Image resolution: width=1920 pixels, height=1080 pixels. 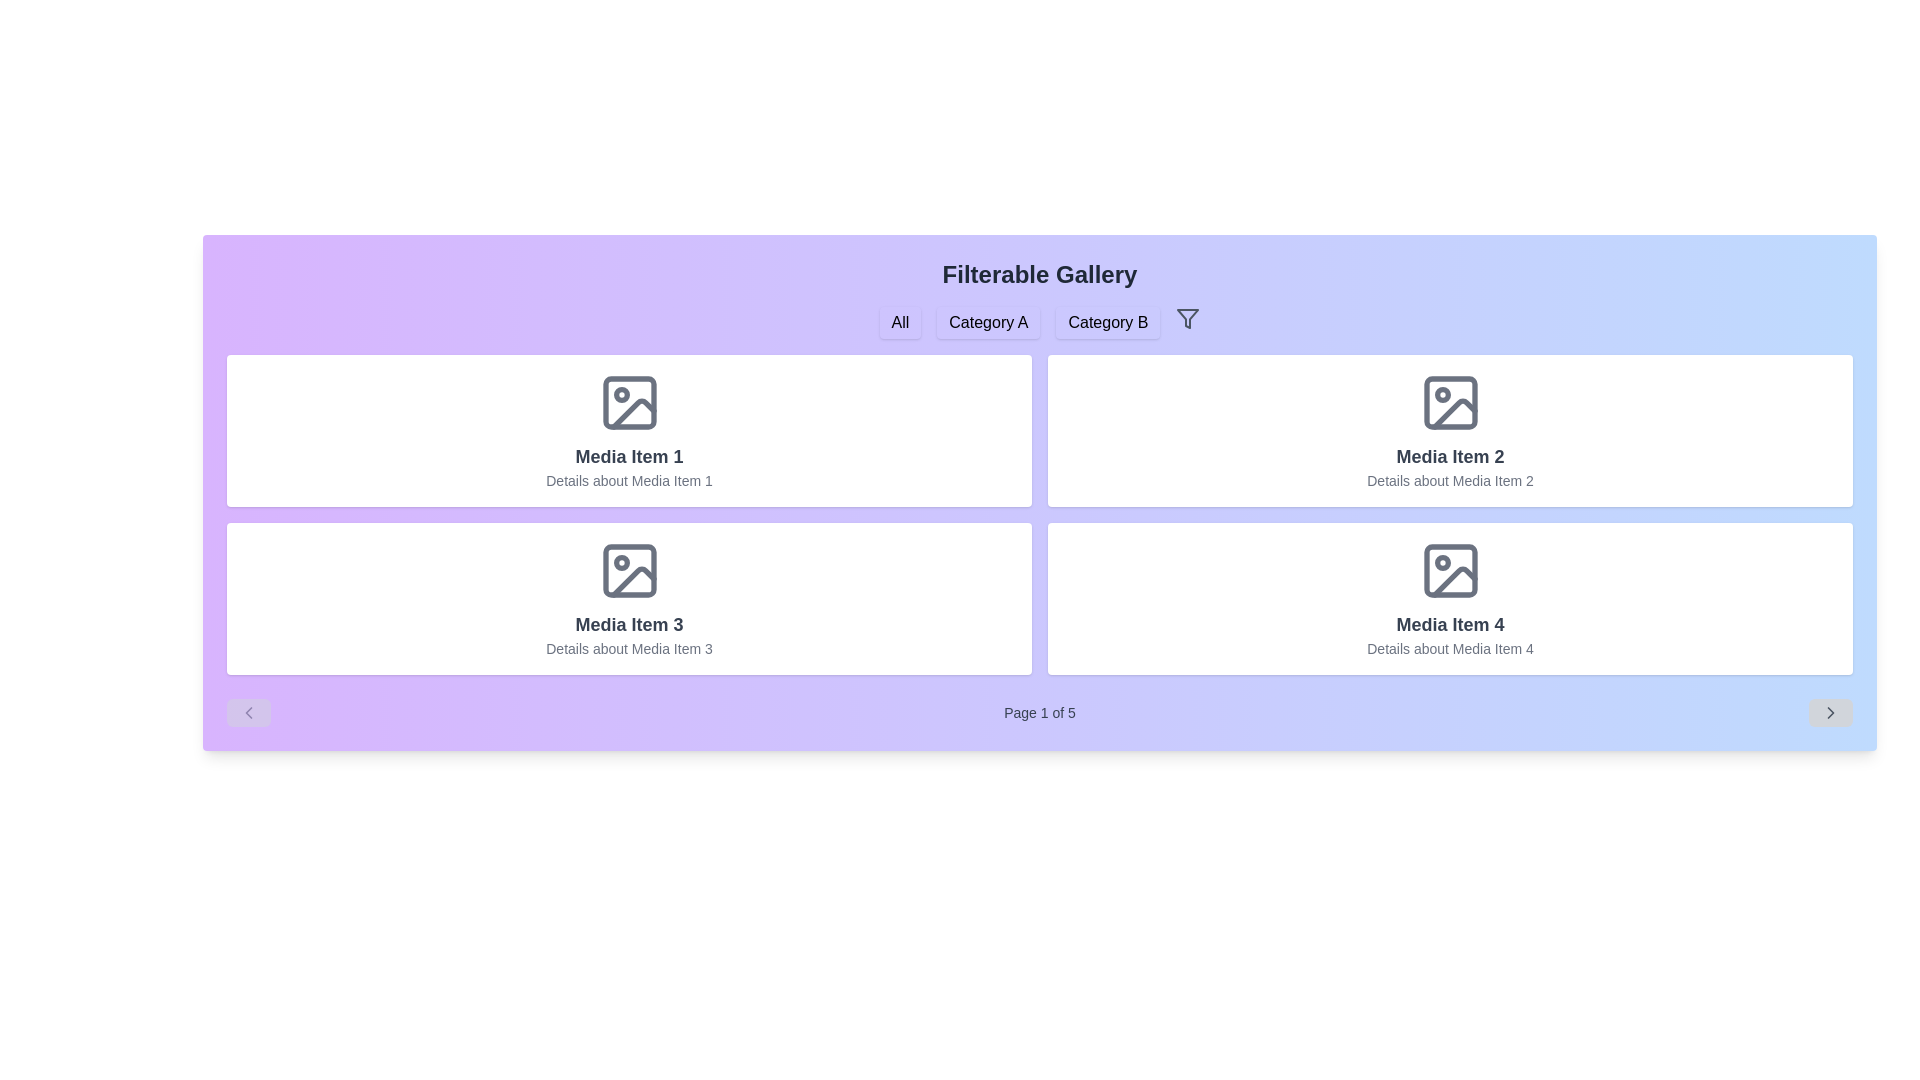 What do you see at coordinates (632, 413) in the screenshot?
I see `the graphic icon element that is part of the Media Item 1 card, located in the top-left corner of the image icon in the first cell of the gallery` at bounding box center [632, 413].